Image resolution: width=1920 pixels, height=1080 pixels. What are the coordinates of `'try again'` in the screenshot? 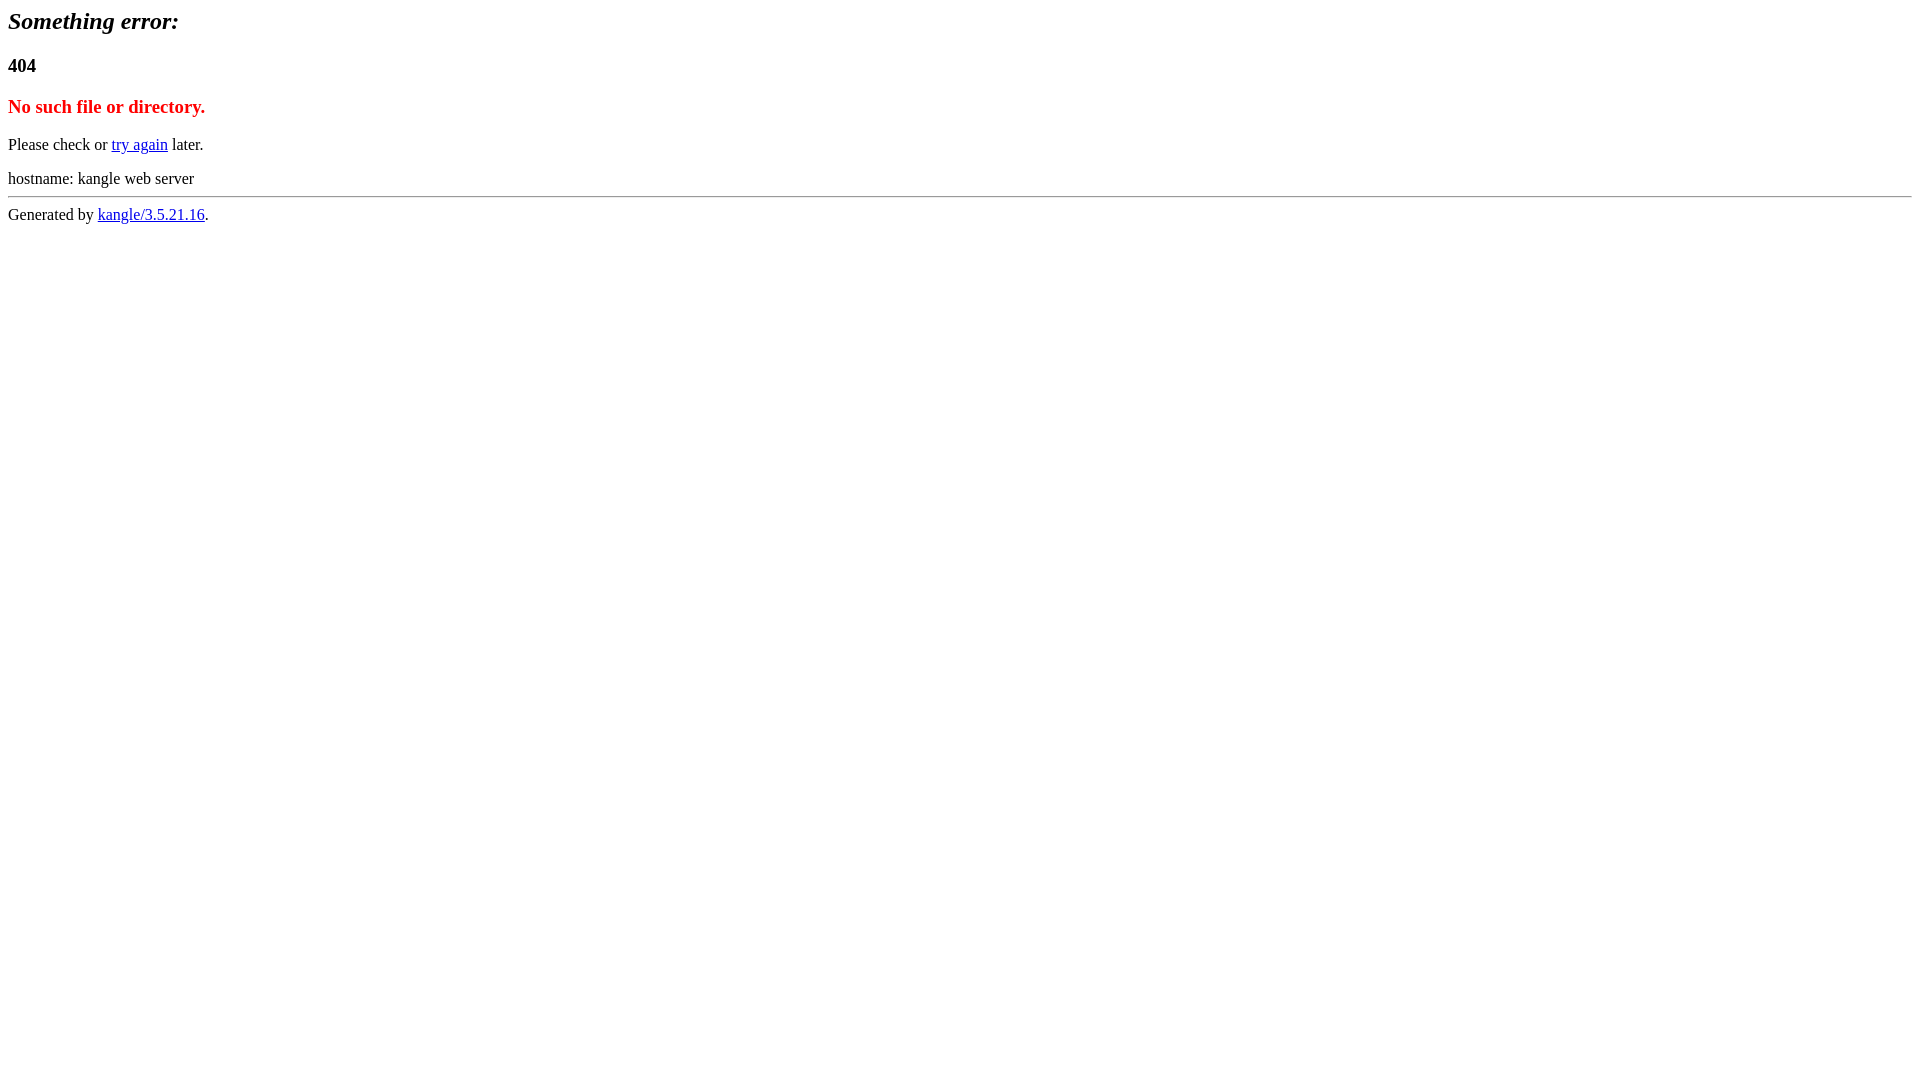 It's located at (138, 143).